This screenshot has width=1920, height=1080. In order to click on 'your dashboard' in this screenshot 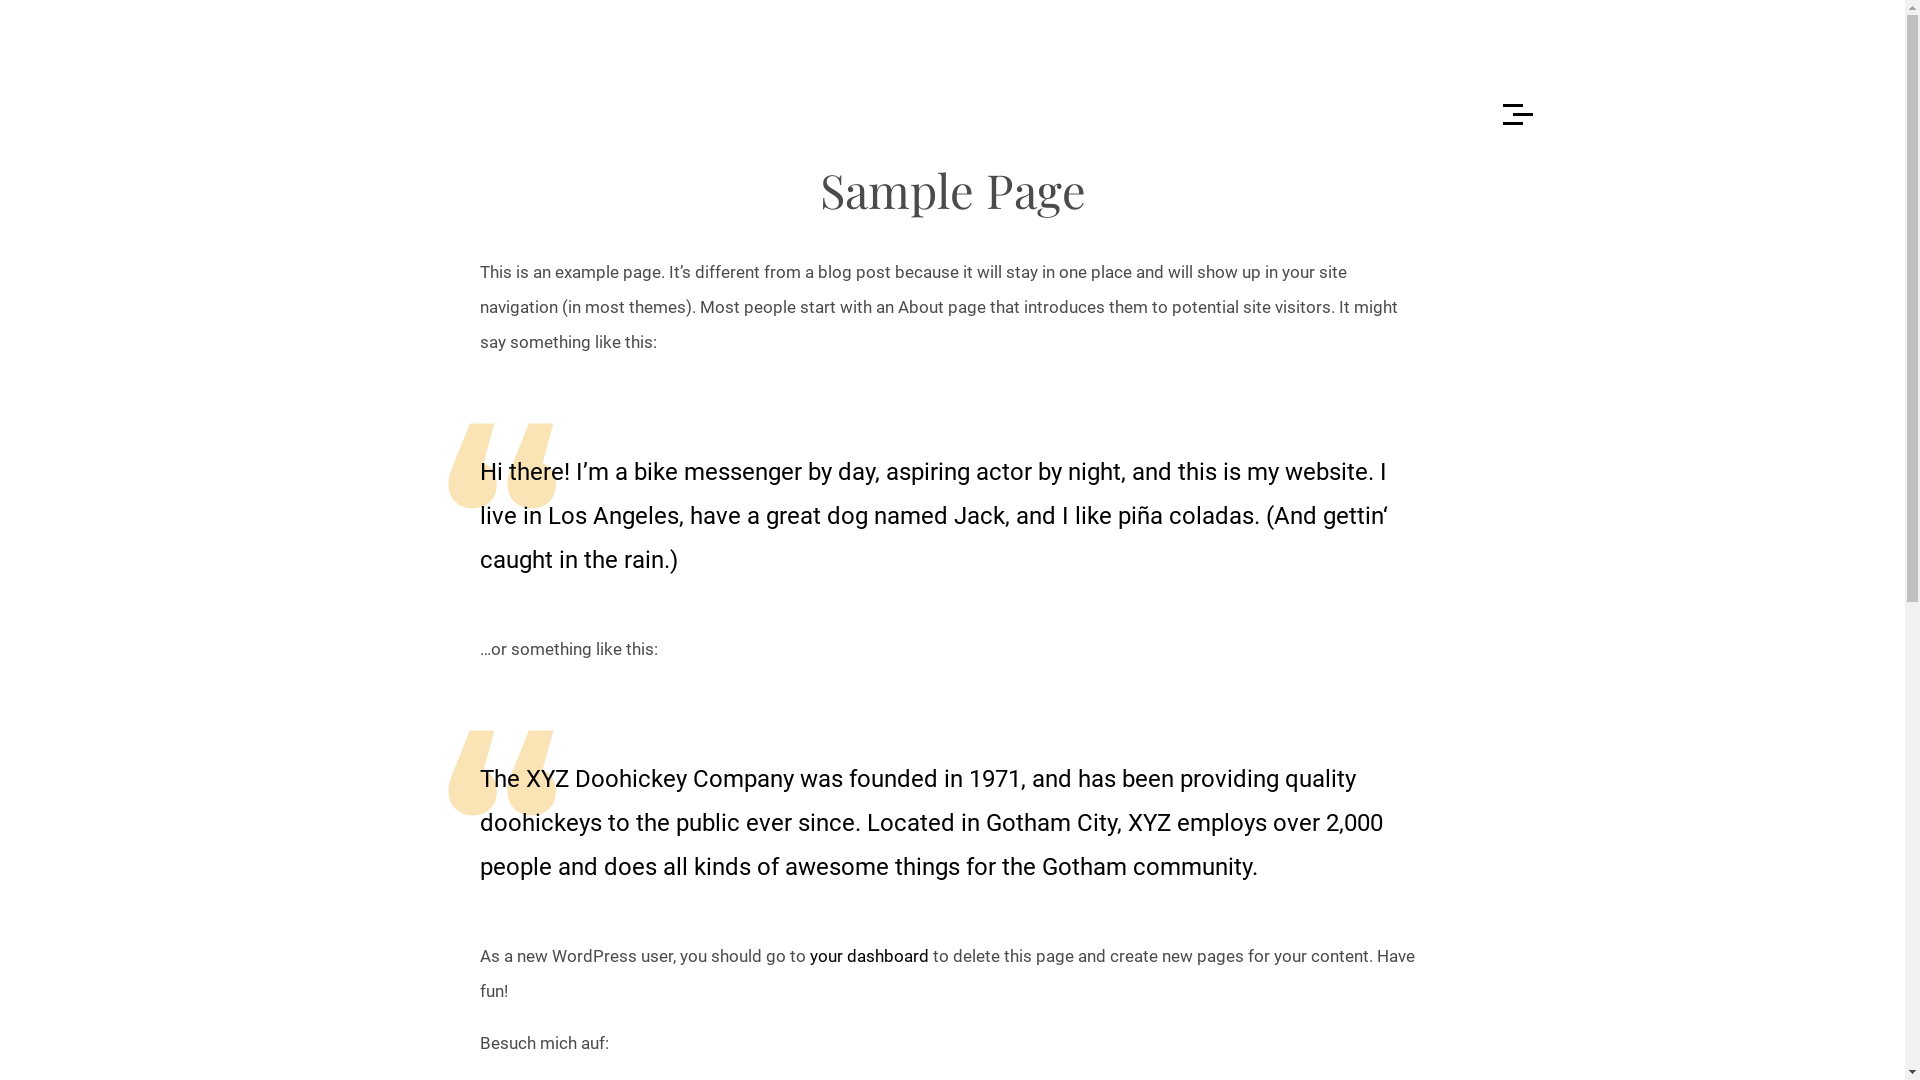, I will do `click(869, 955)`.